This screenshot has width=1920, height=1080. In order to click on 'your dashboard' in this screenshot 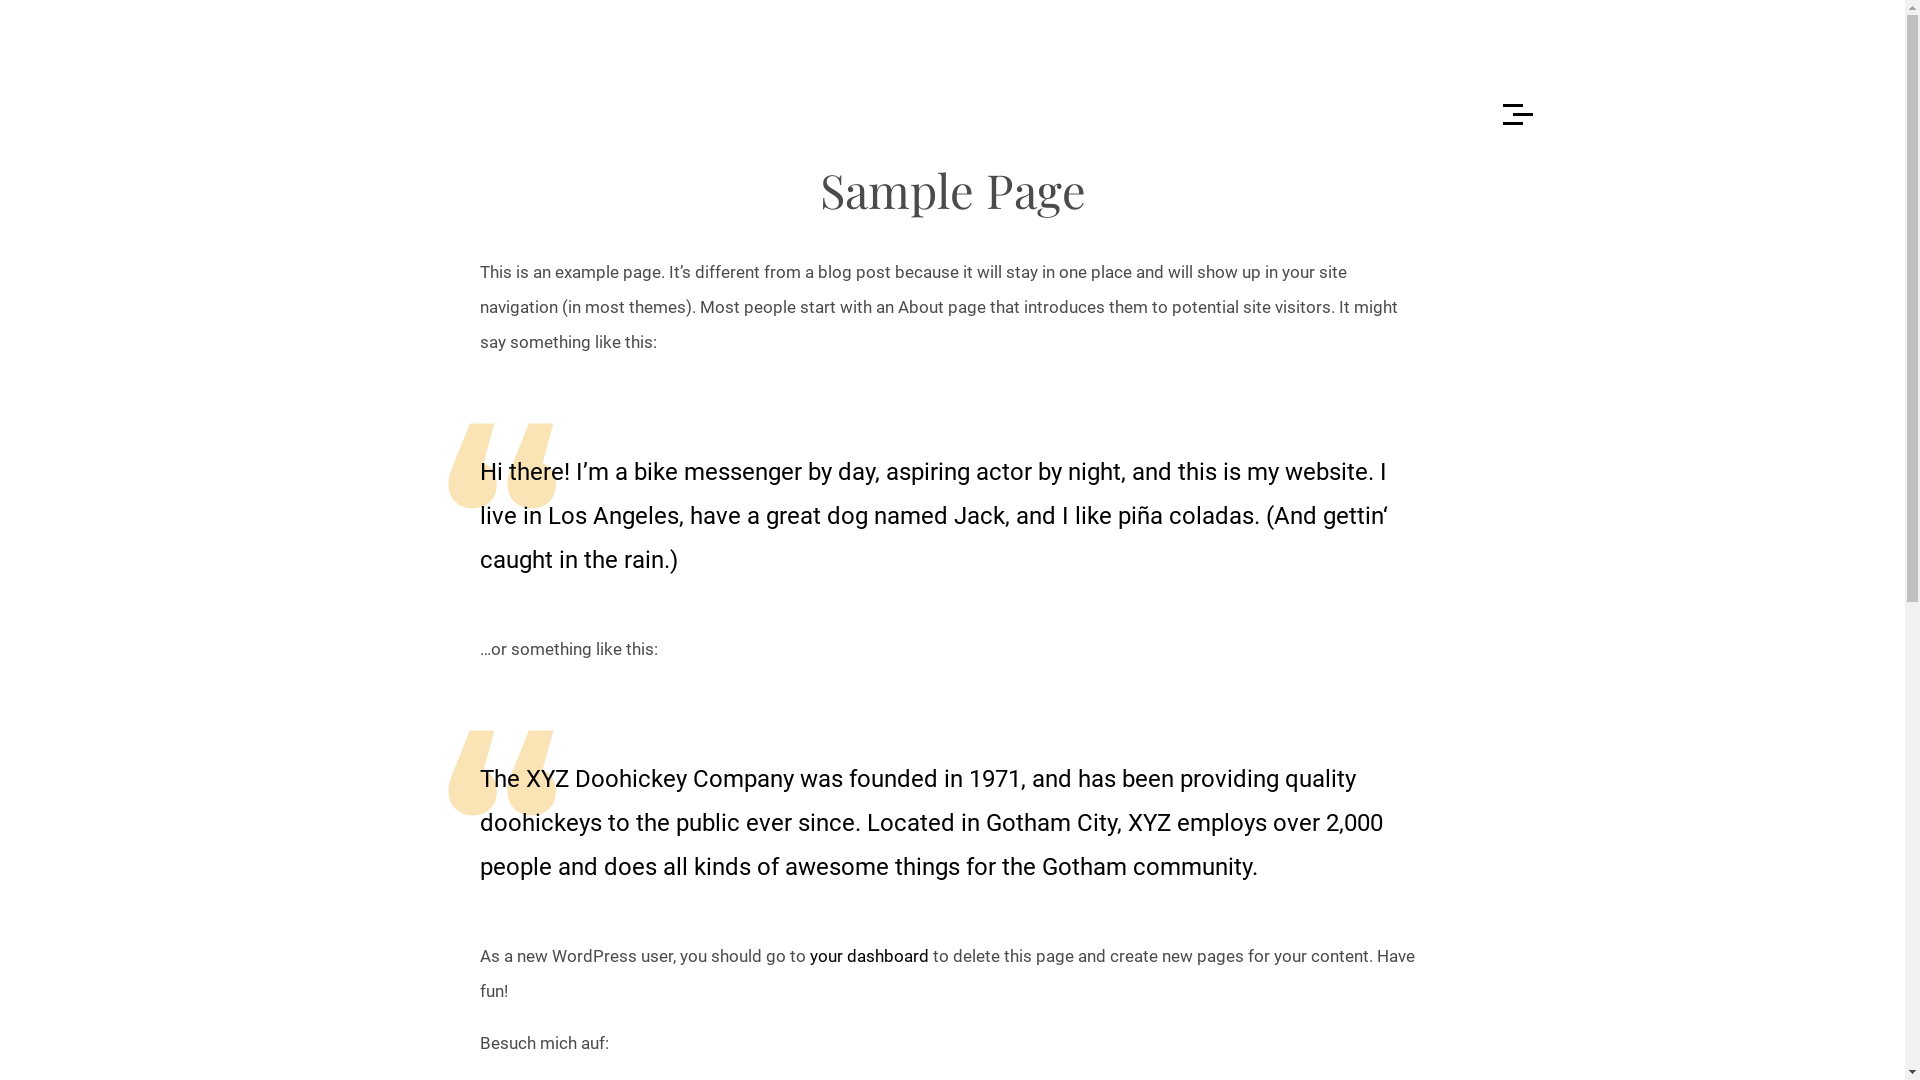, I will do `click(869, 955)`.